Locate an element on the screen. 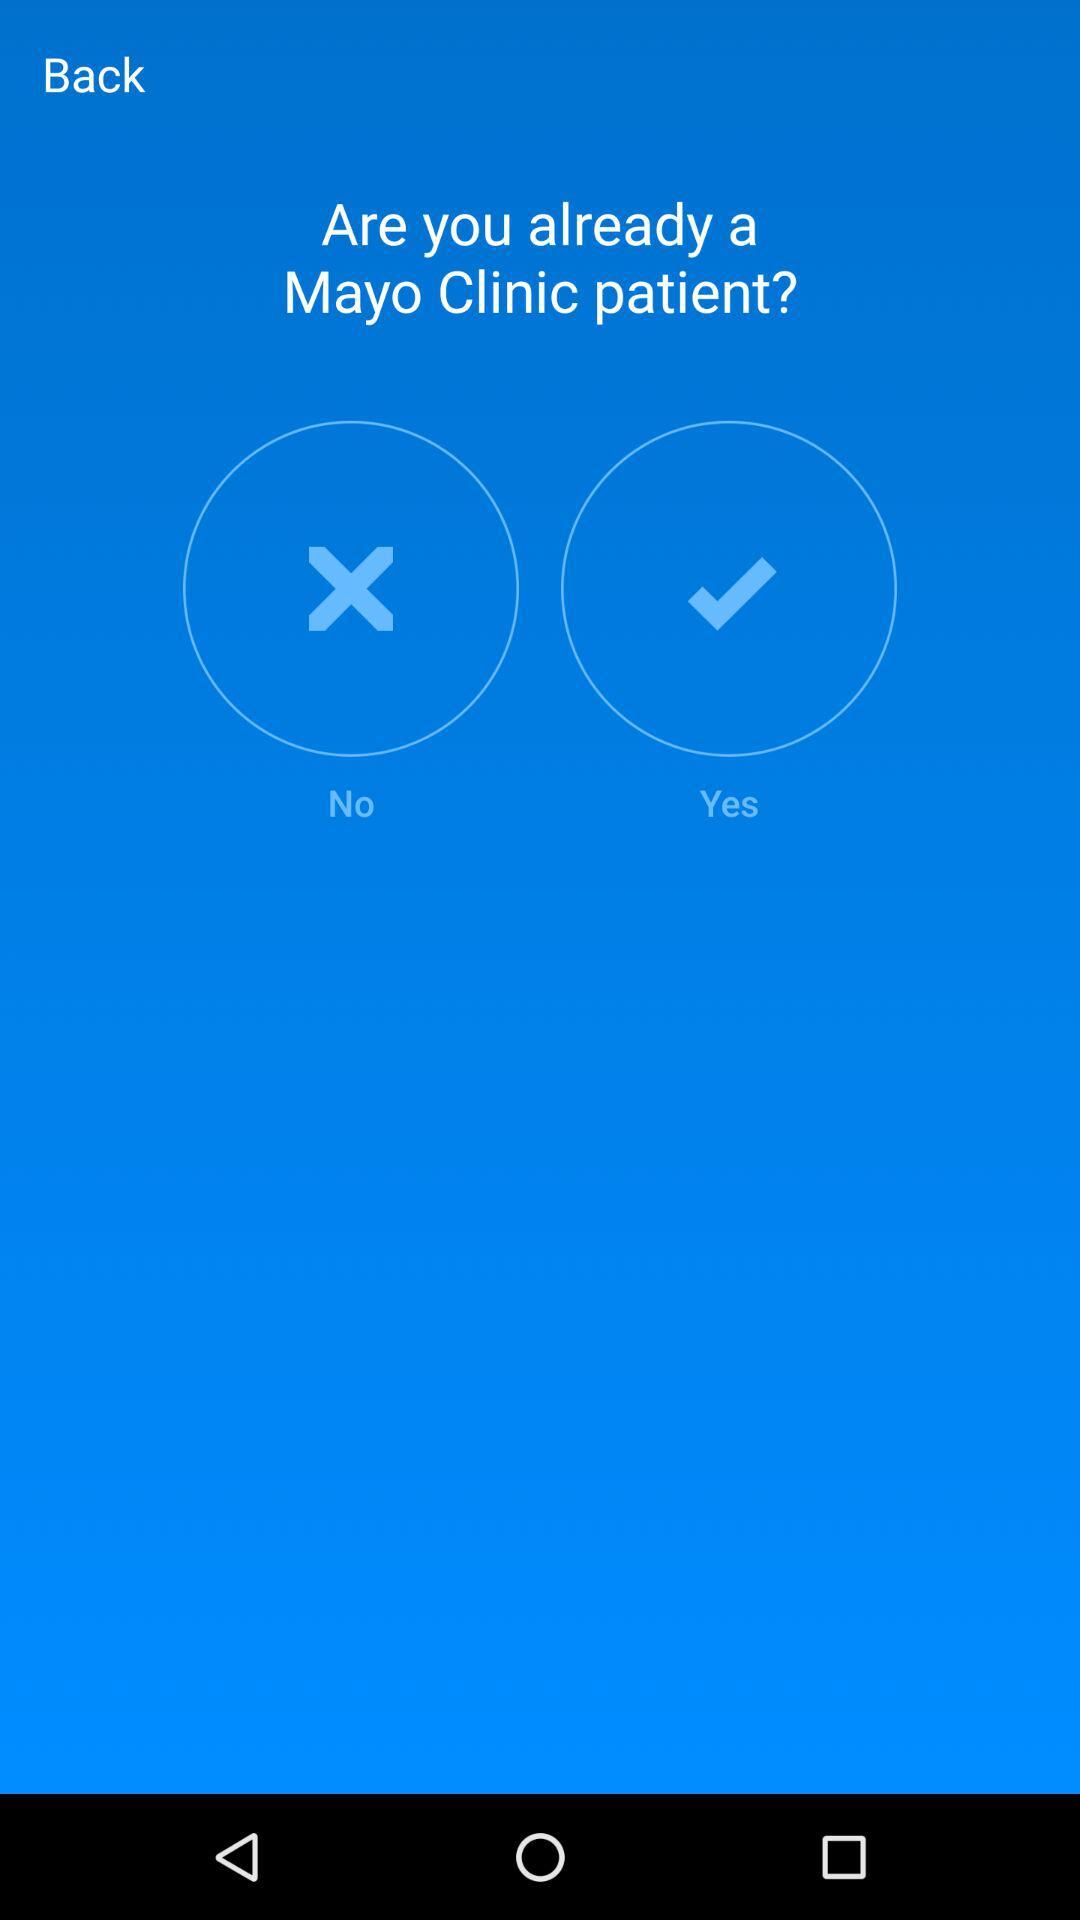  the item at the top right corner is located at coordinates (729, 623).